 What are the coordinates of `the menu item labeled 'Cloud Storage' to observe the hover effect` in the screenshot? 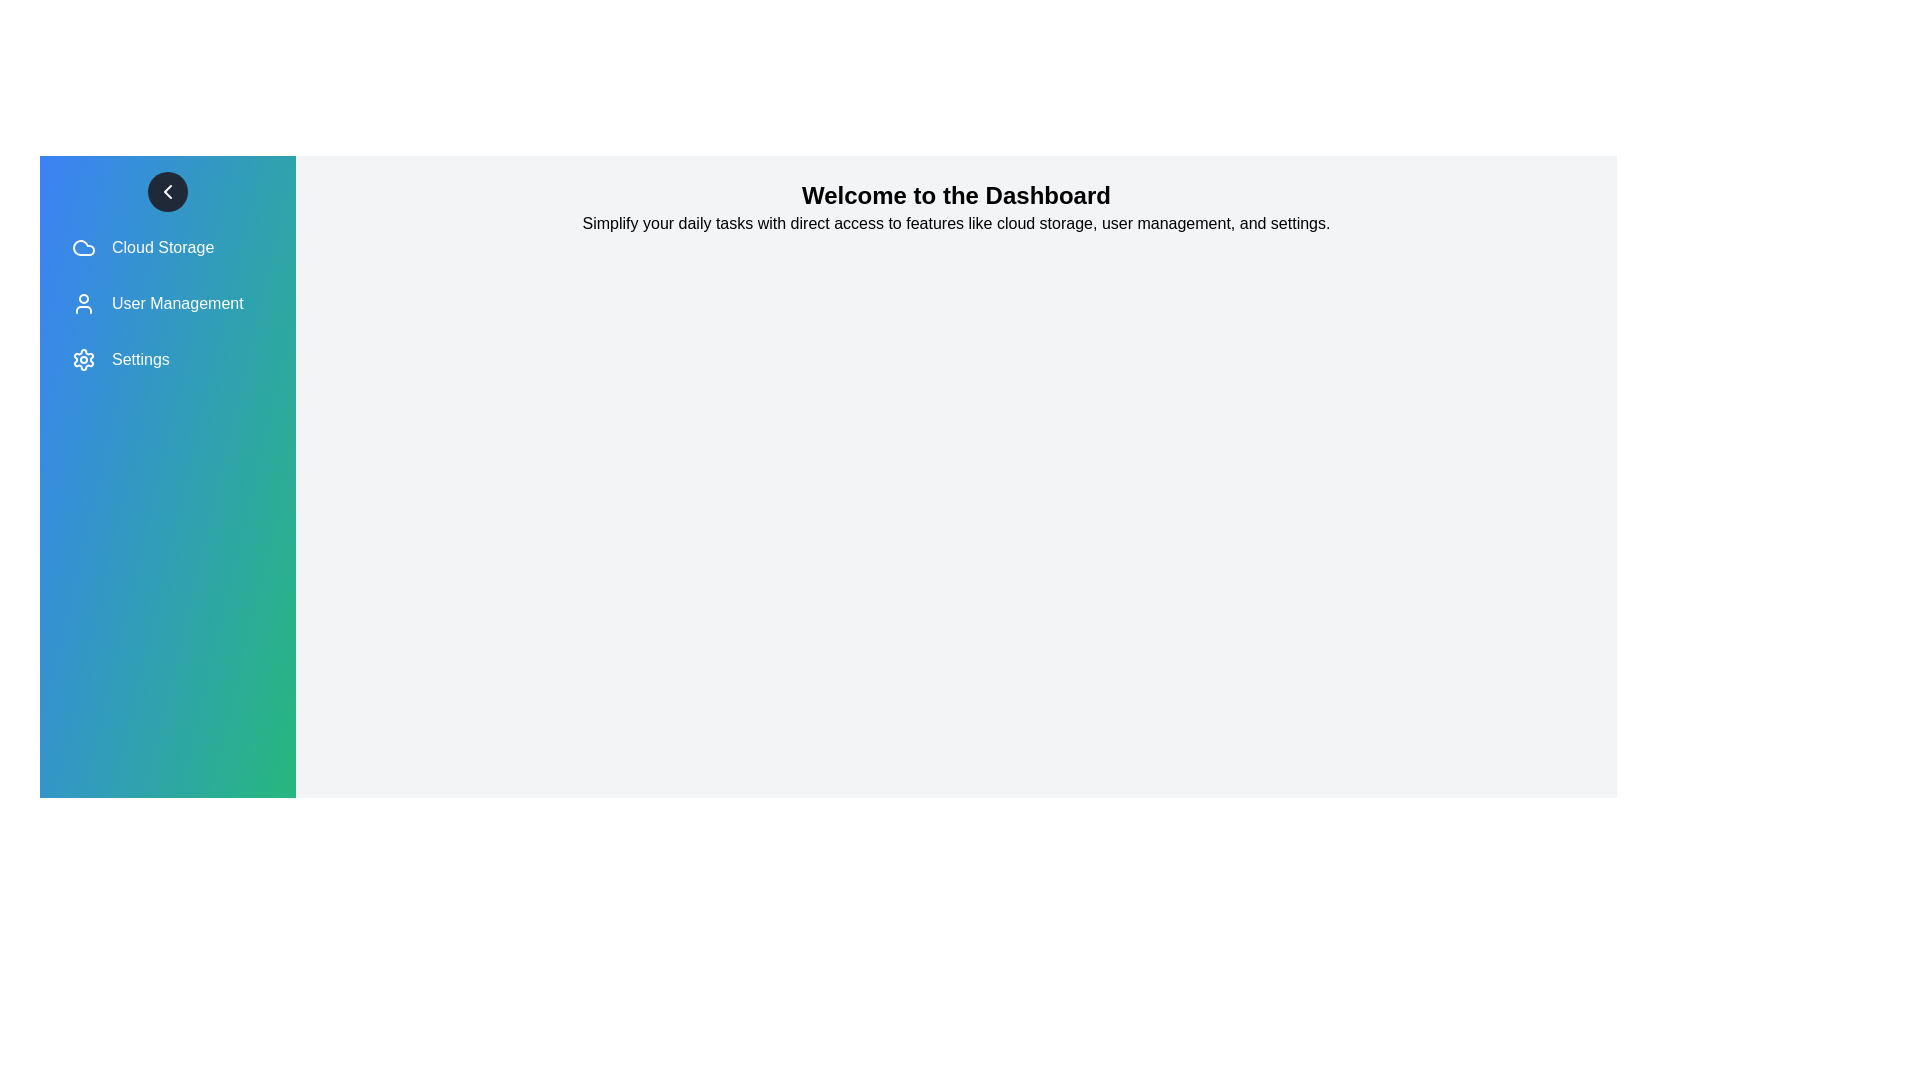 It's located at (168, 246).